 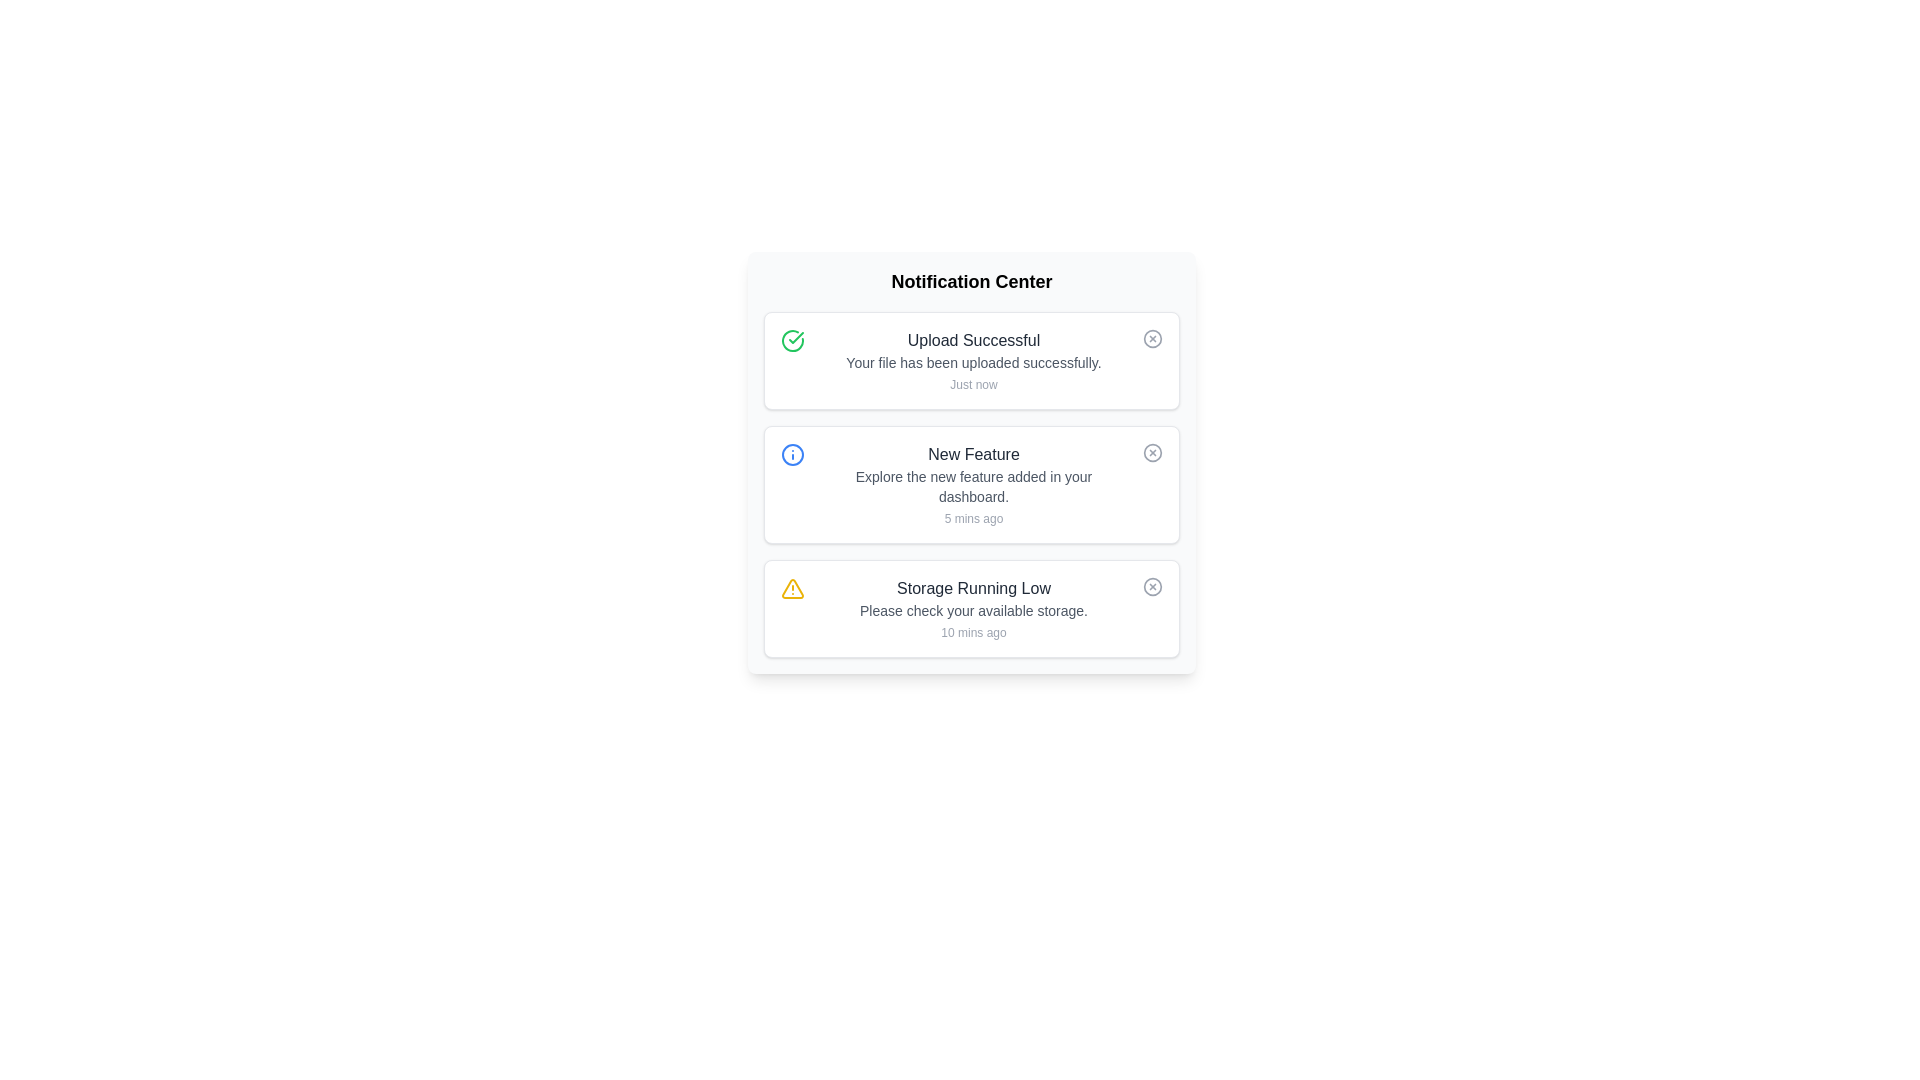 I want to click on the text label that displays 'Your file has been uploaded successfully.', so click(x=974, y=362).